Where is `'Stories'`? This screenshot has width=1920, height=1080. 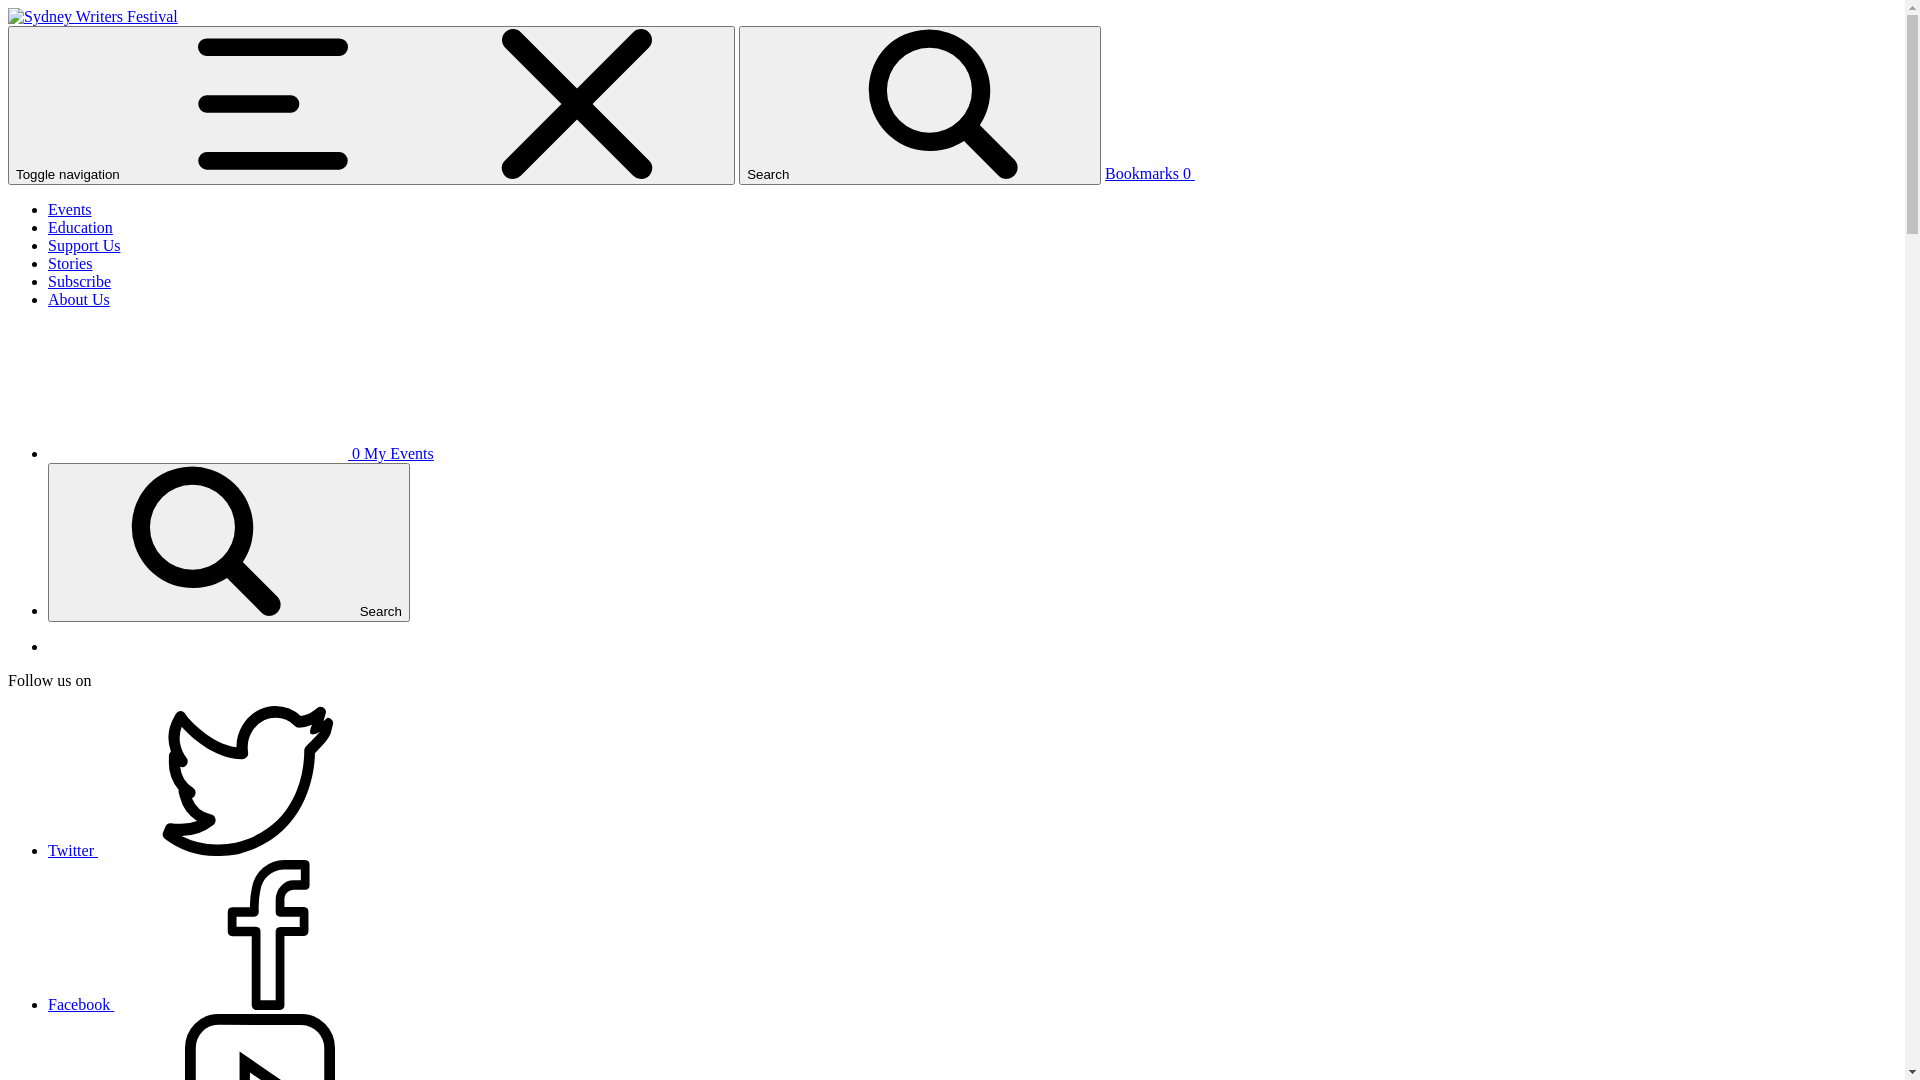 'Stories' is located at coordinates (70, 262).